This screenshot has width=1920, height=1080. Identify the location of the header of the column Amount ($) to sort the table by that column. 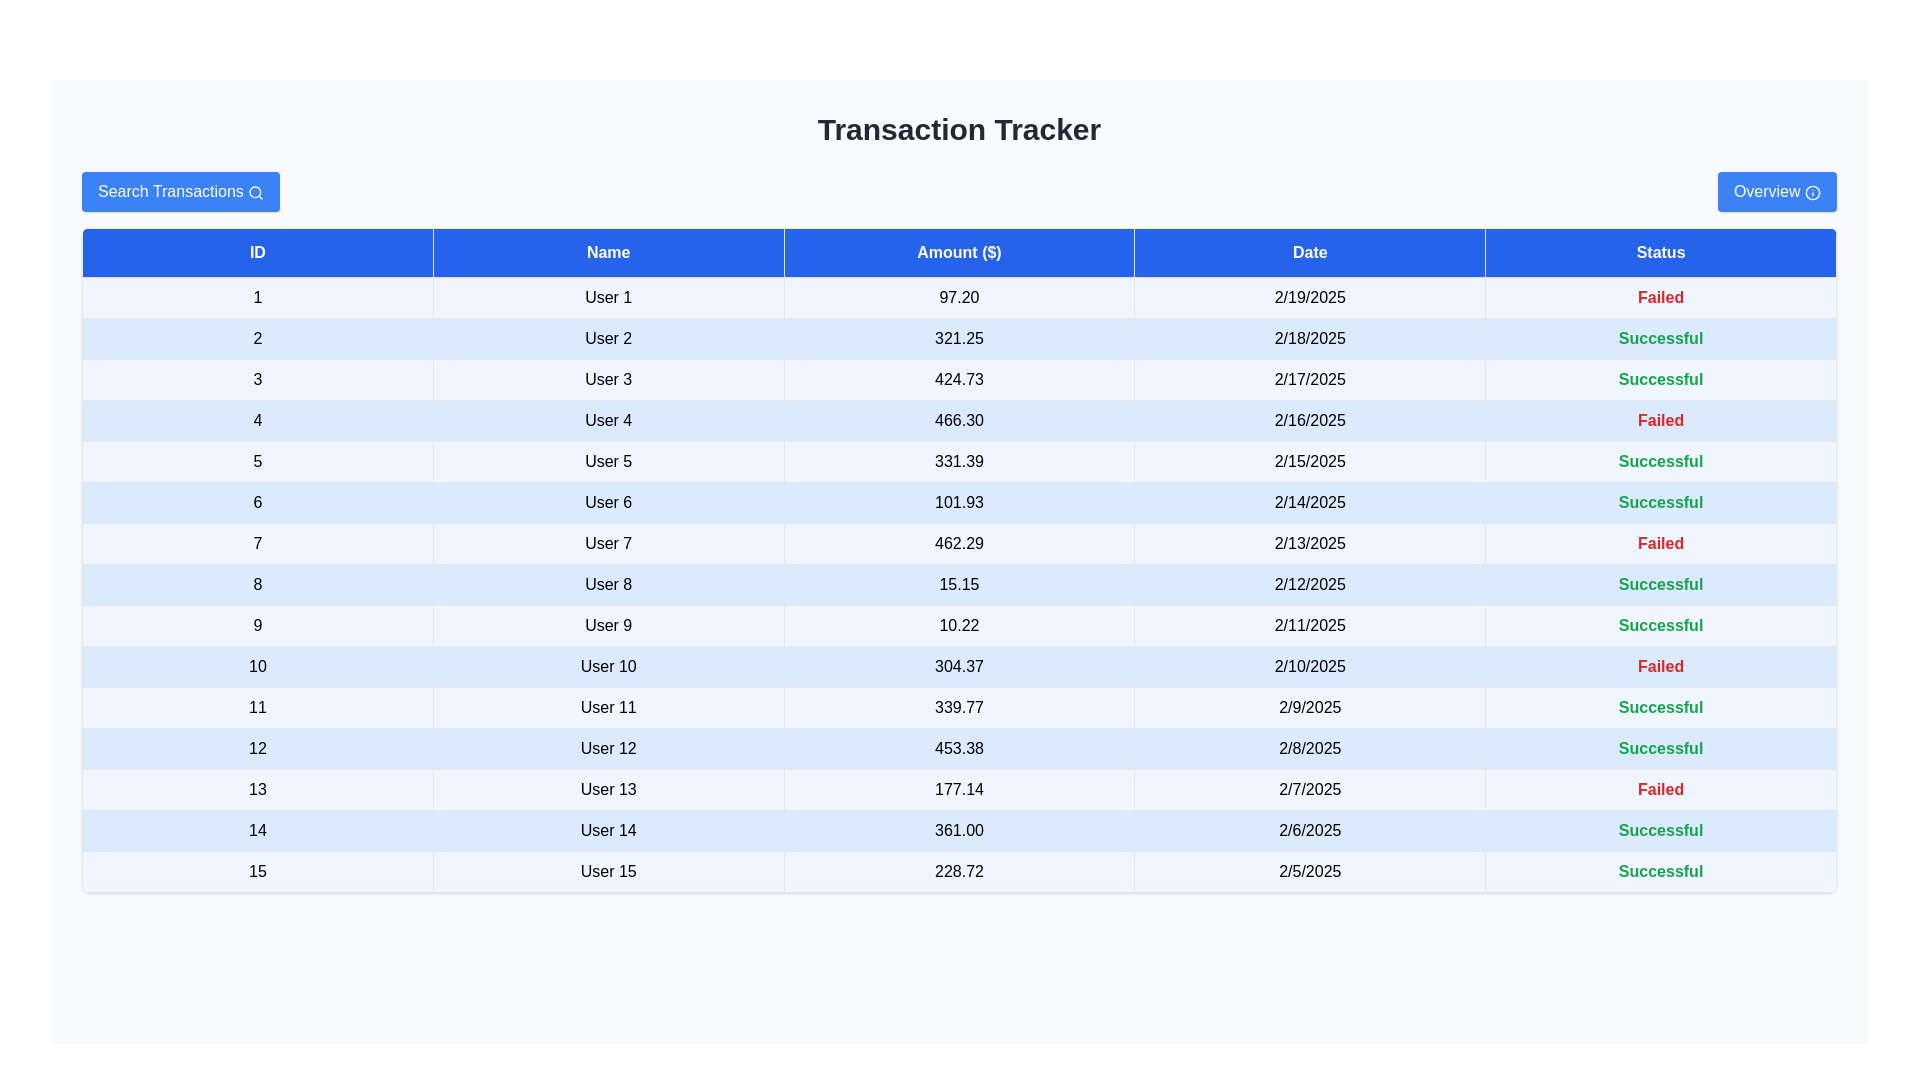
(958, 252).